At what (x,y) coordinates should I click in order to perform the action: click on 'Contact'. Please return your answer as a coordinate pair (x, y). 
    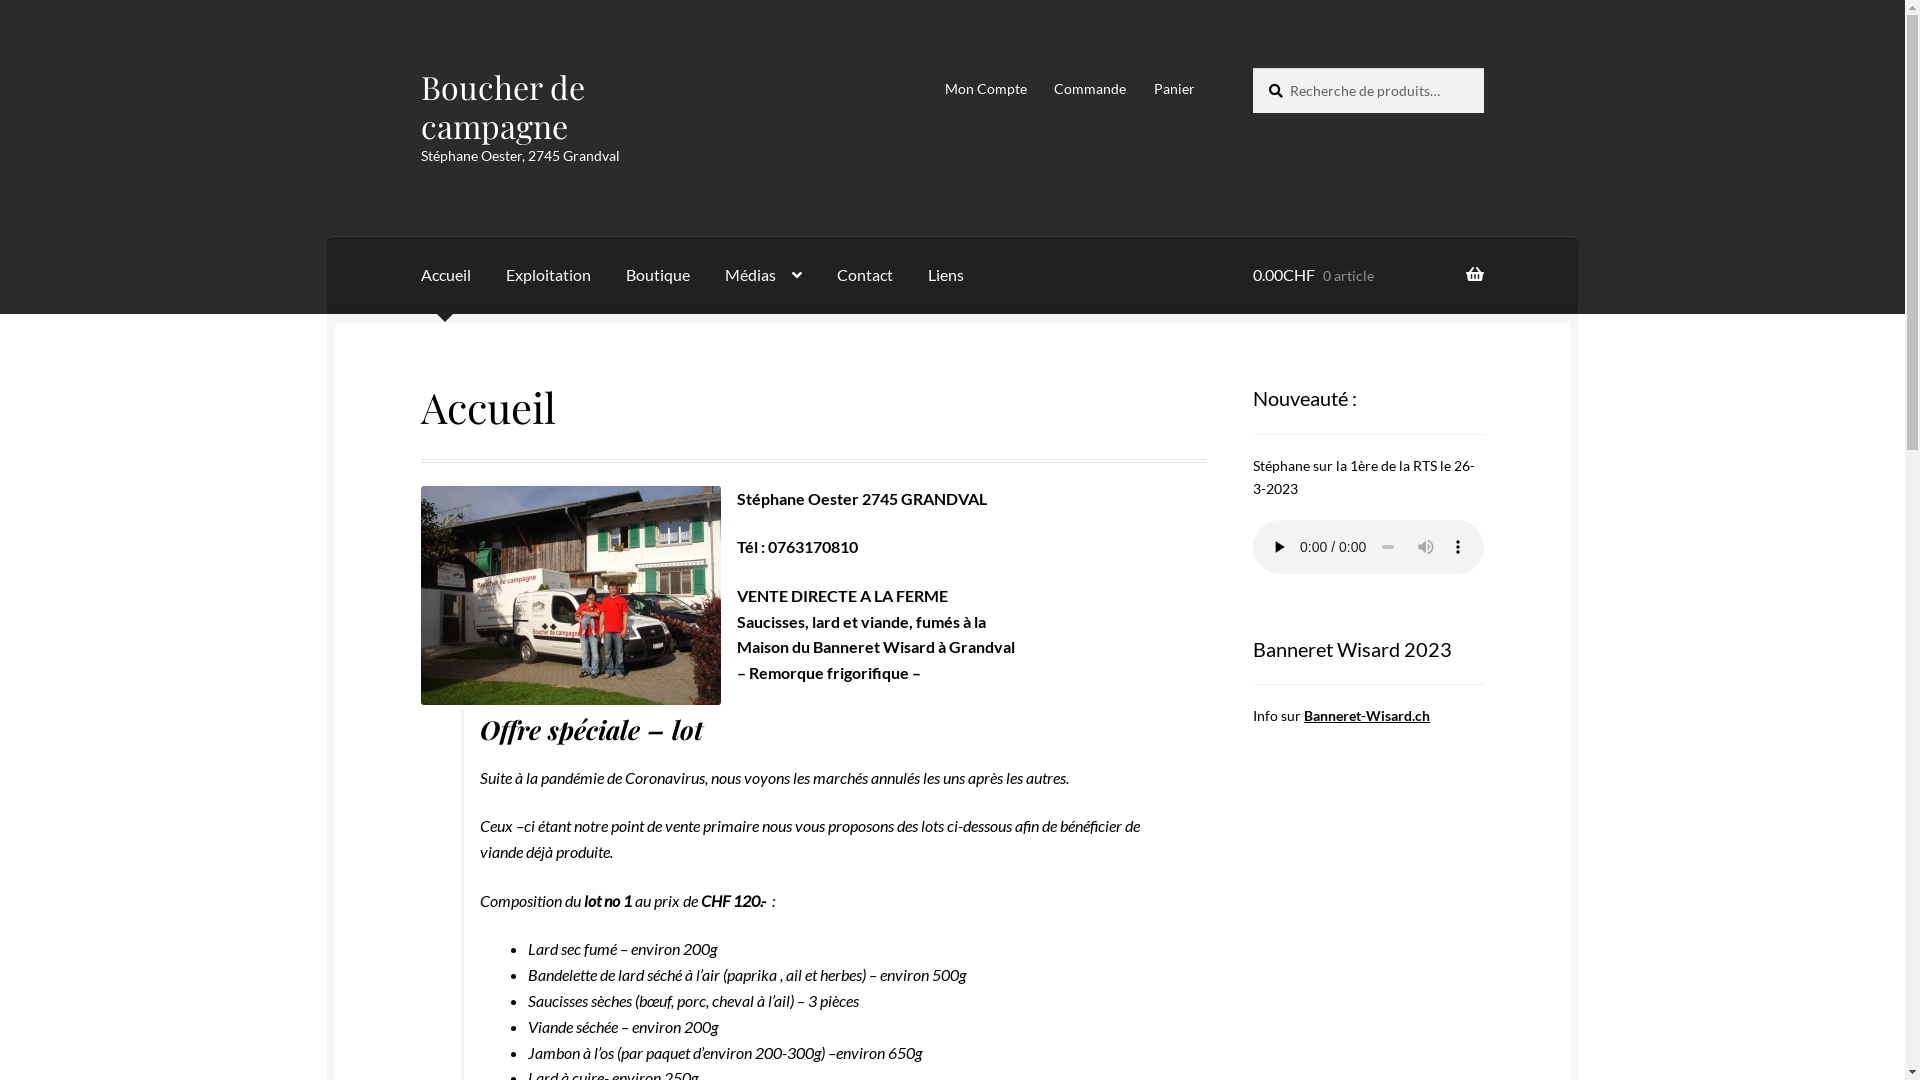
    Looking at the image, I should click on (864, 274).